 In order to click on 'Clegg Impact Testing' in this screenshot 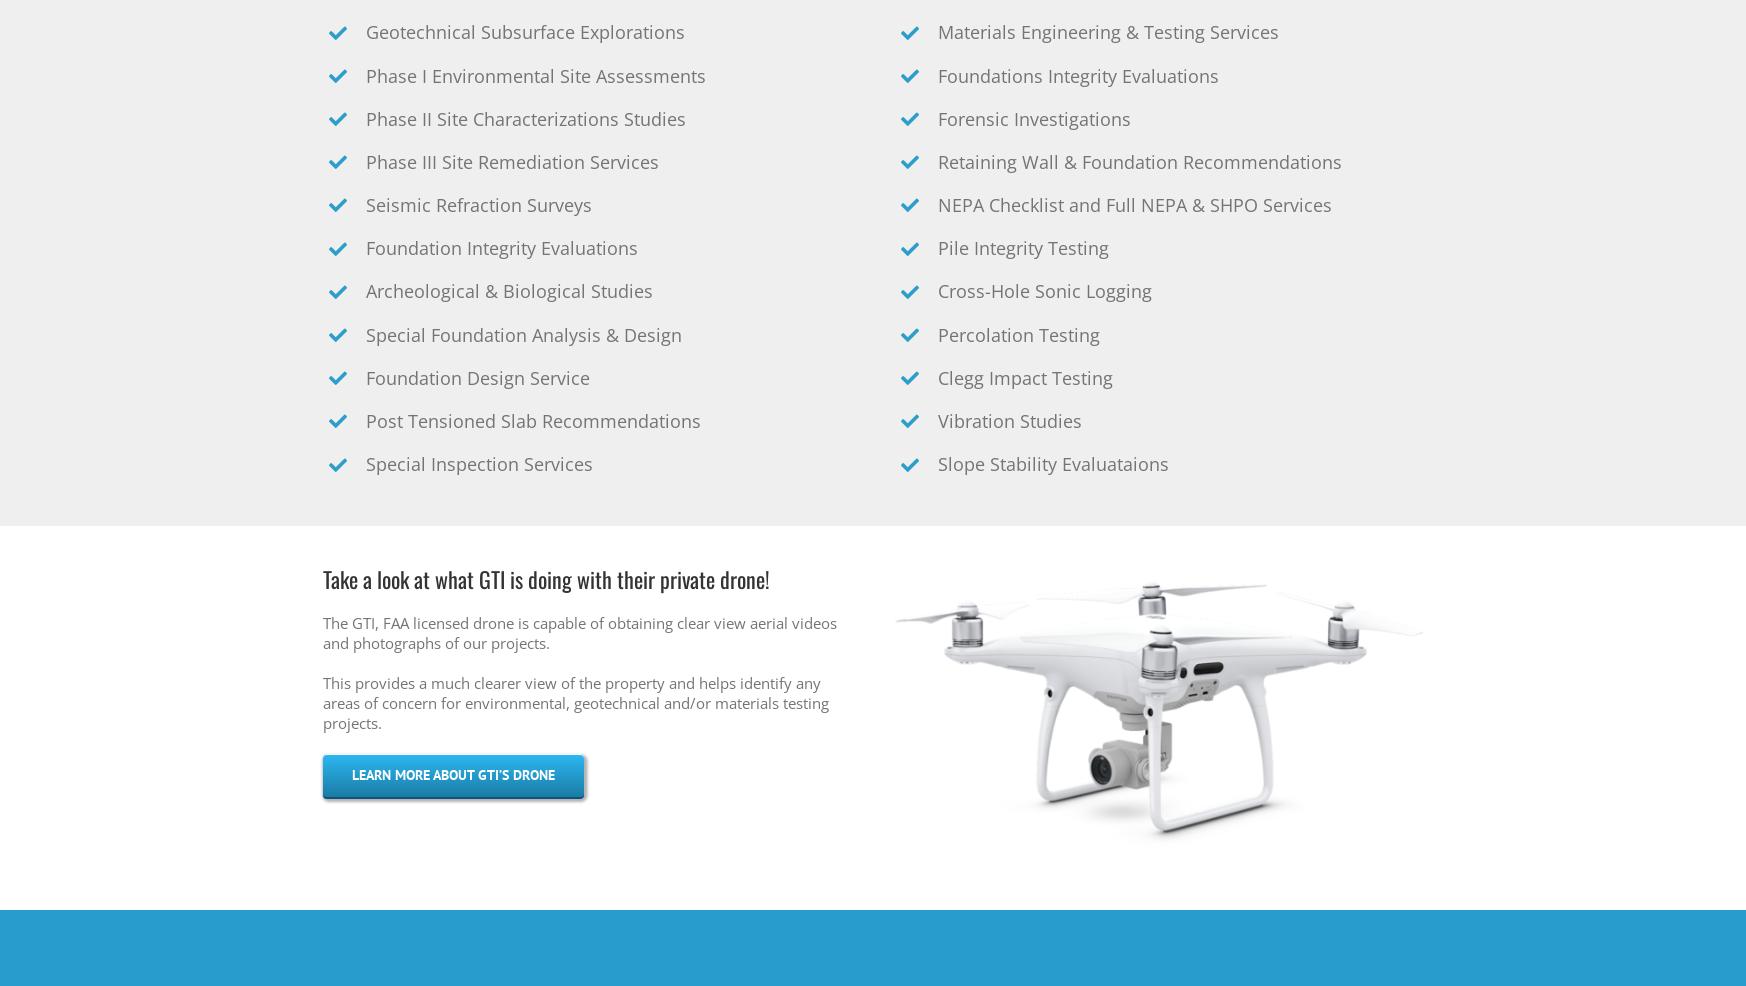, I will do `click(1025, 377)`.